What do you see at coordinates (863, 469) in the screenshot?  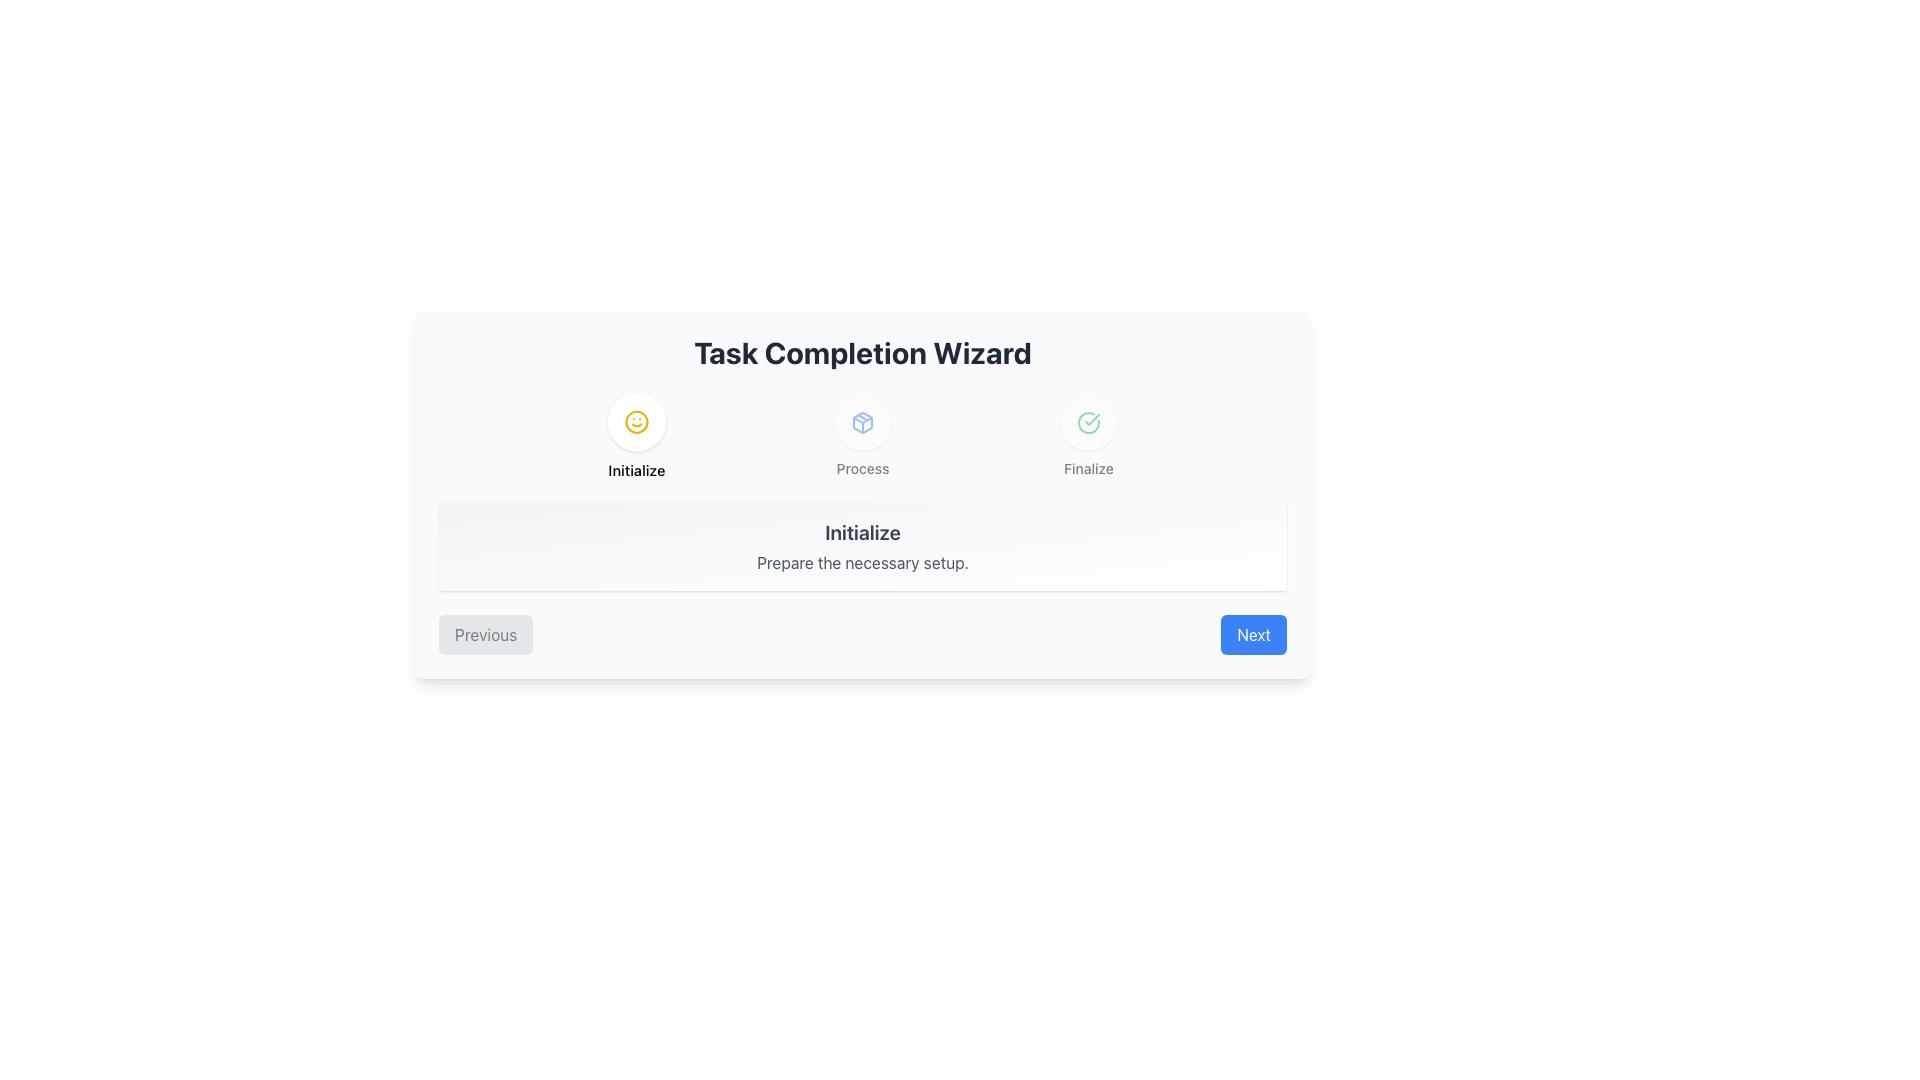 I see `the text label displaying 'Process', which is styled with small text size and medium weight font, located centrally below the blue package icon in the horizontal step navigation component` at bounding box center [863, 469].